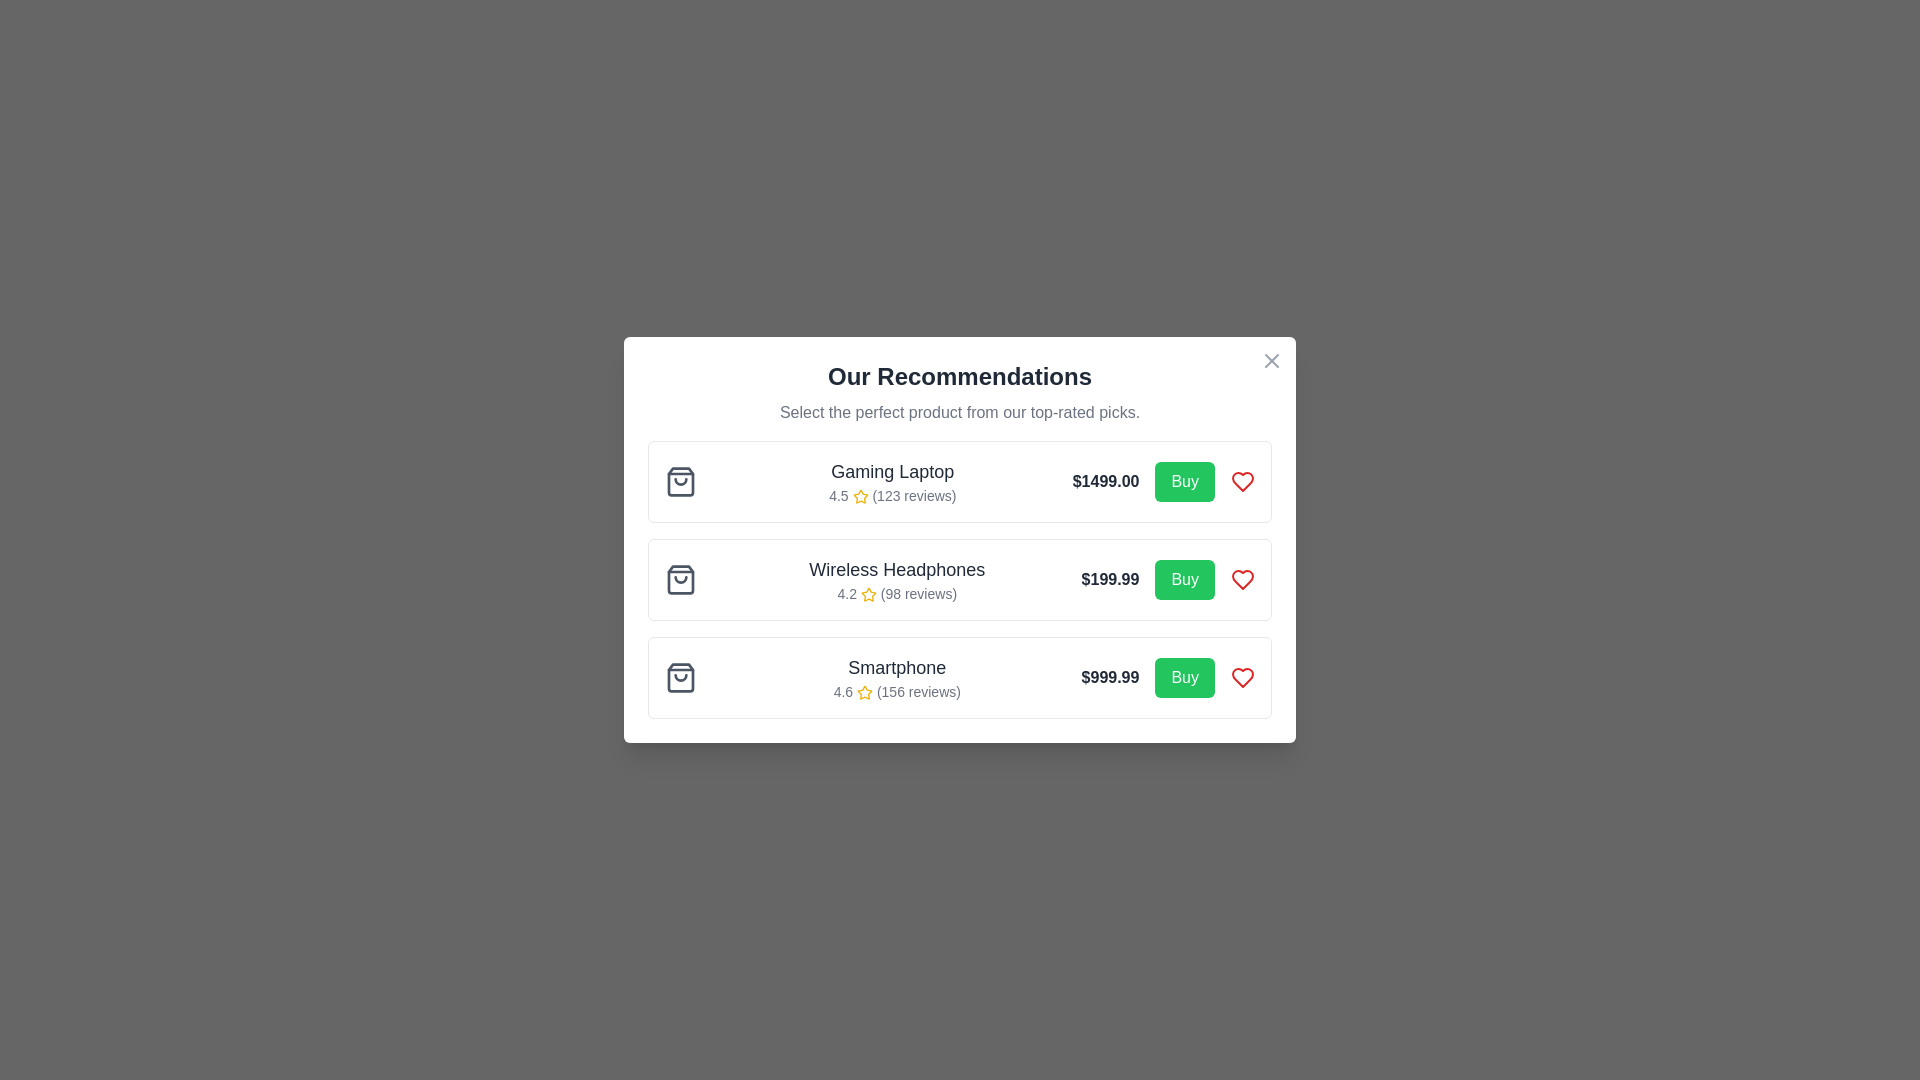 The width and height of the screenshot is (1920, 1080). Describe the element at coordinates (681, 677) in the screenshot. I see `the shopping bag icon with a gray outline, which is the leftmost icon in the product overview section for the 'Smartphone' item` at that location.